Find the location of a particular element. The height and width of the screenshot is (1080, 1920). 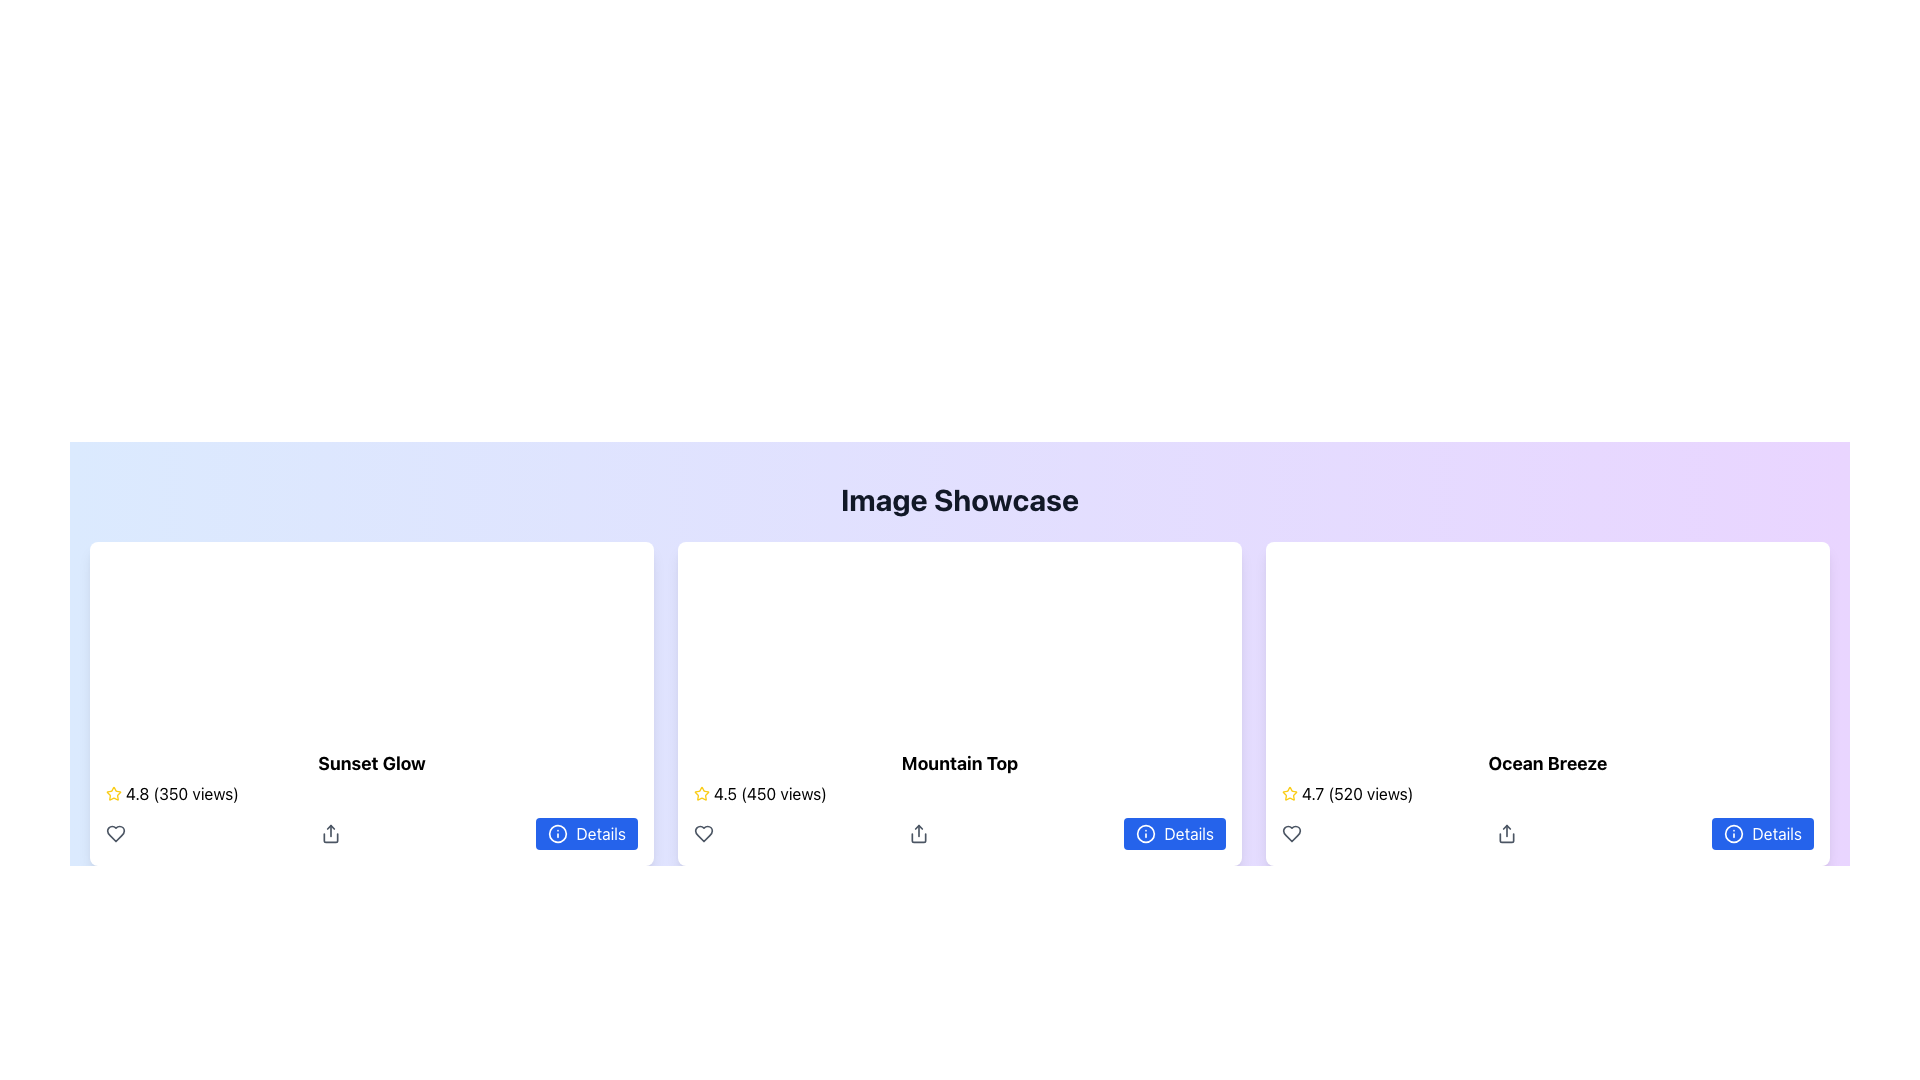

text displayed in the Text Display element that shows the rating and total number of views for 'Mountain Top', located under the heading 'Mountain Top' and to the right of the yellow star icon is located at coordinates (769, 793).